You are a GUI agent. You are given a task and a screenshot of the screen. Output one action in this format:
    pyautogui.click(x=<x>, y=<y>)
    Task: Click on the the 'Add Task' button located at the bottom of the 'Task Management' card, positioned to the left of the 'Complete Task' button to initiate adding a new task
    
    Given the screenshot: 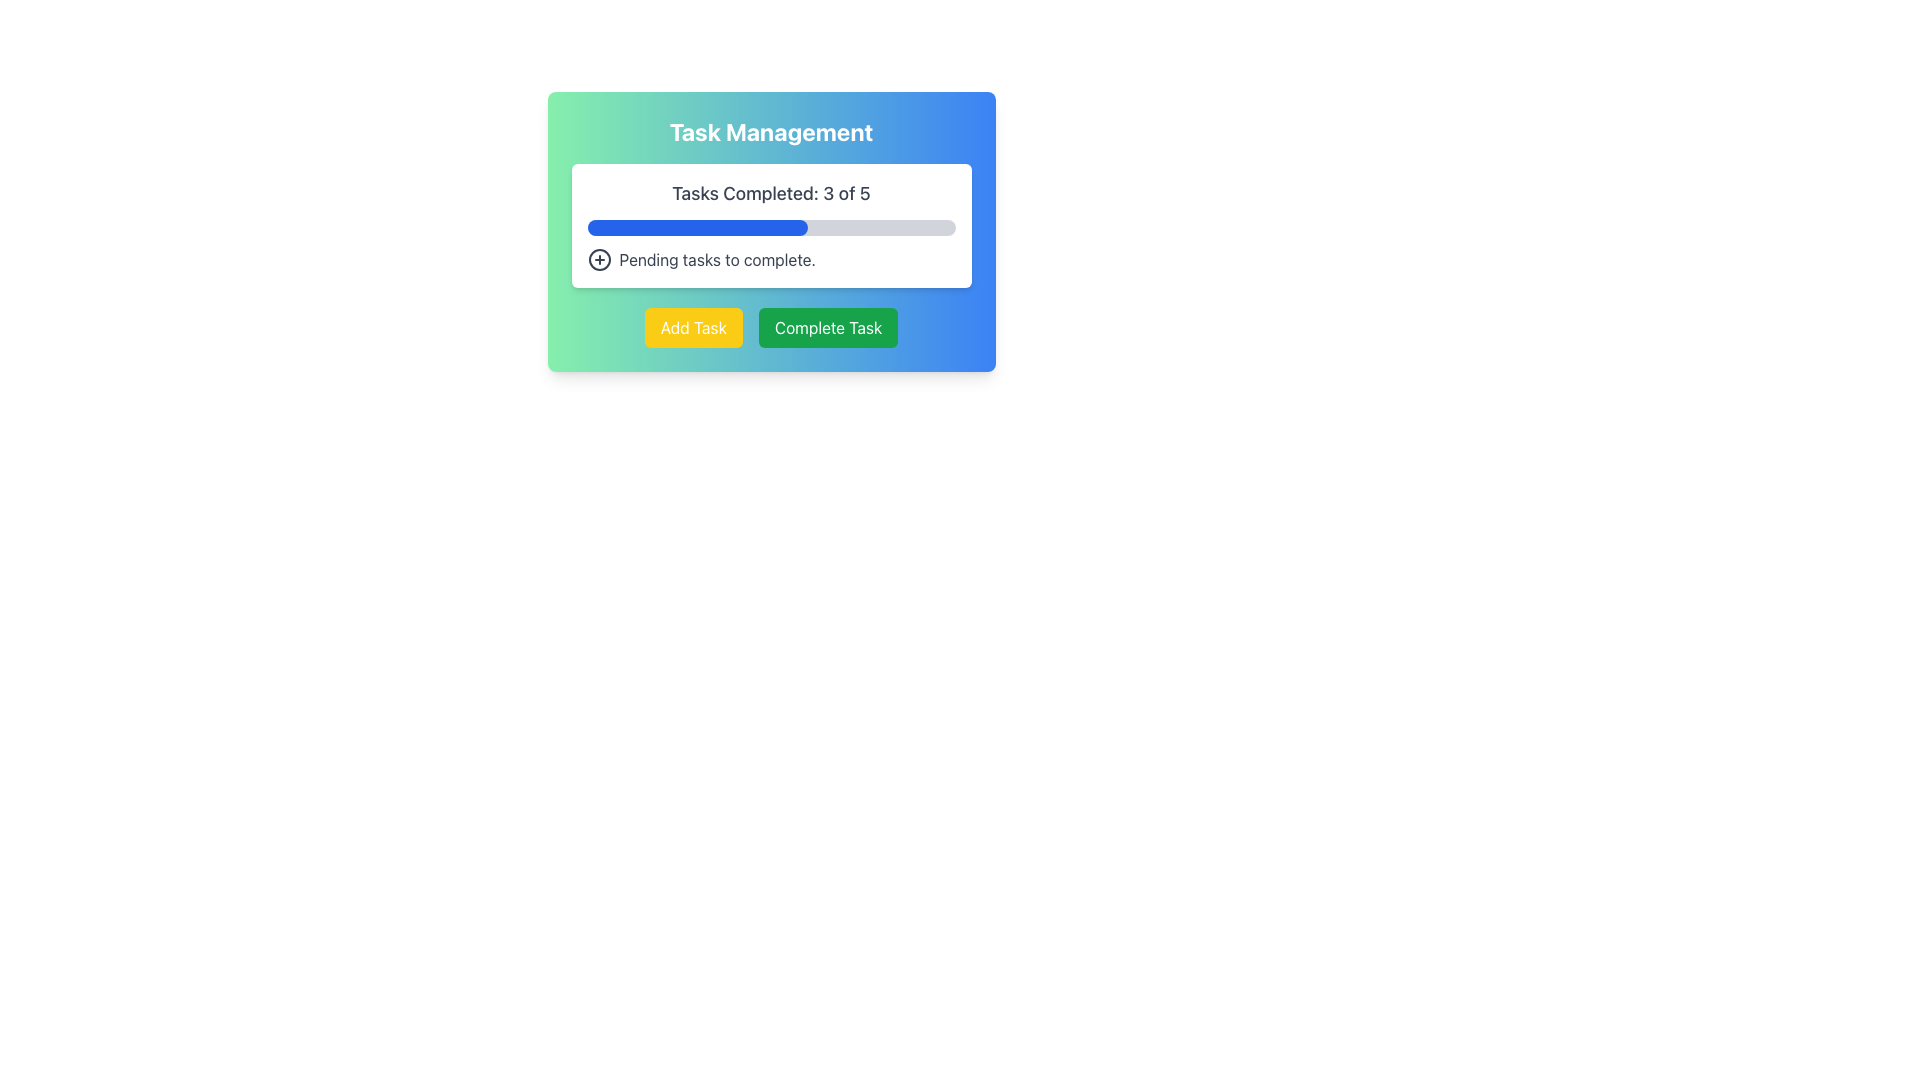 What is the action you would take?
    pyautogui.click(x=693, y=326)
    